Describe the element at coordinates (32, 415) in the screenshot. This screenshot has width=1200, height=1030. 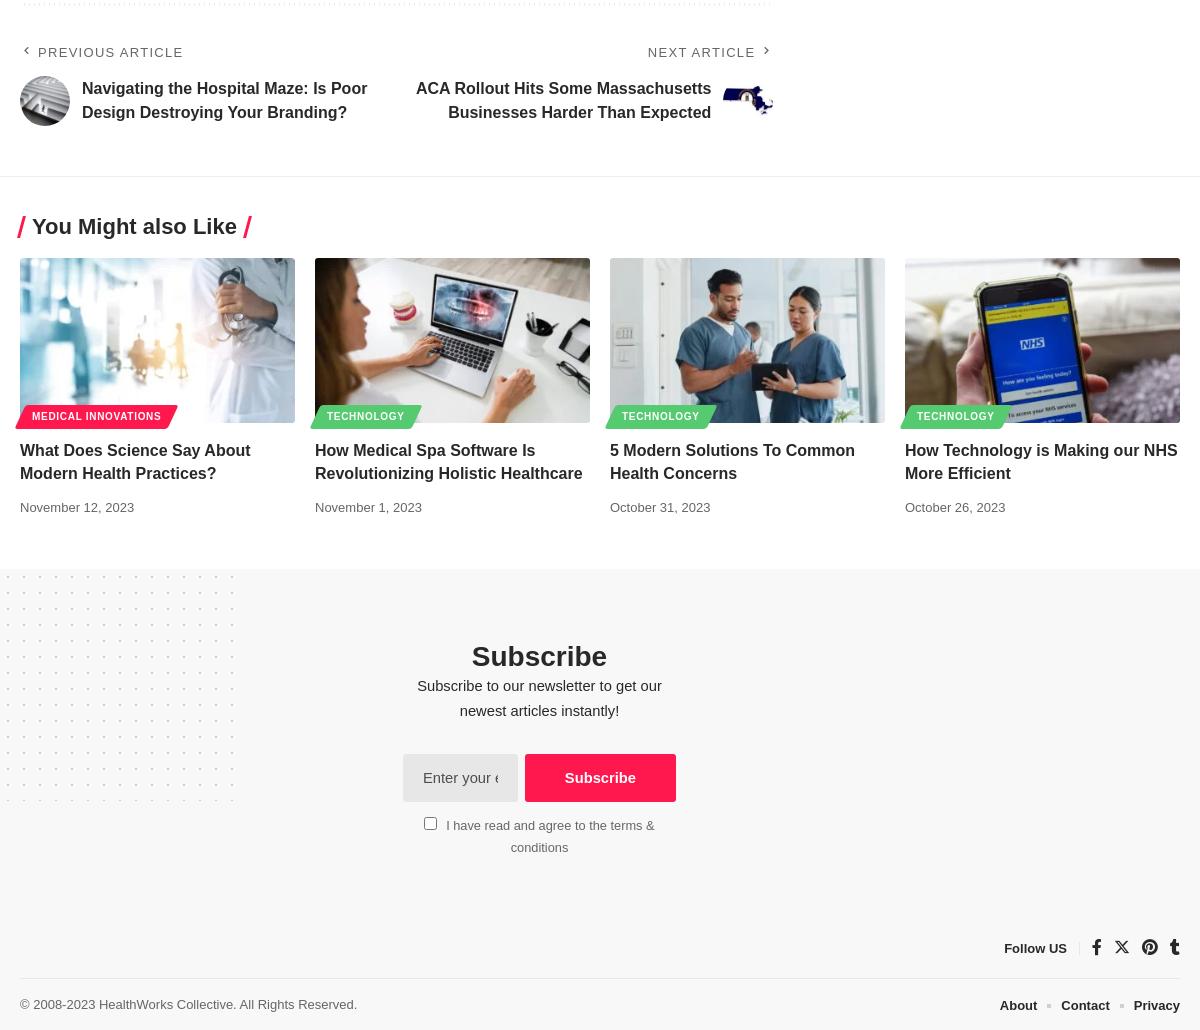
I see `'Medical Innovations'` at that location.